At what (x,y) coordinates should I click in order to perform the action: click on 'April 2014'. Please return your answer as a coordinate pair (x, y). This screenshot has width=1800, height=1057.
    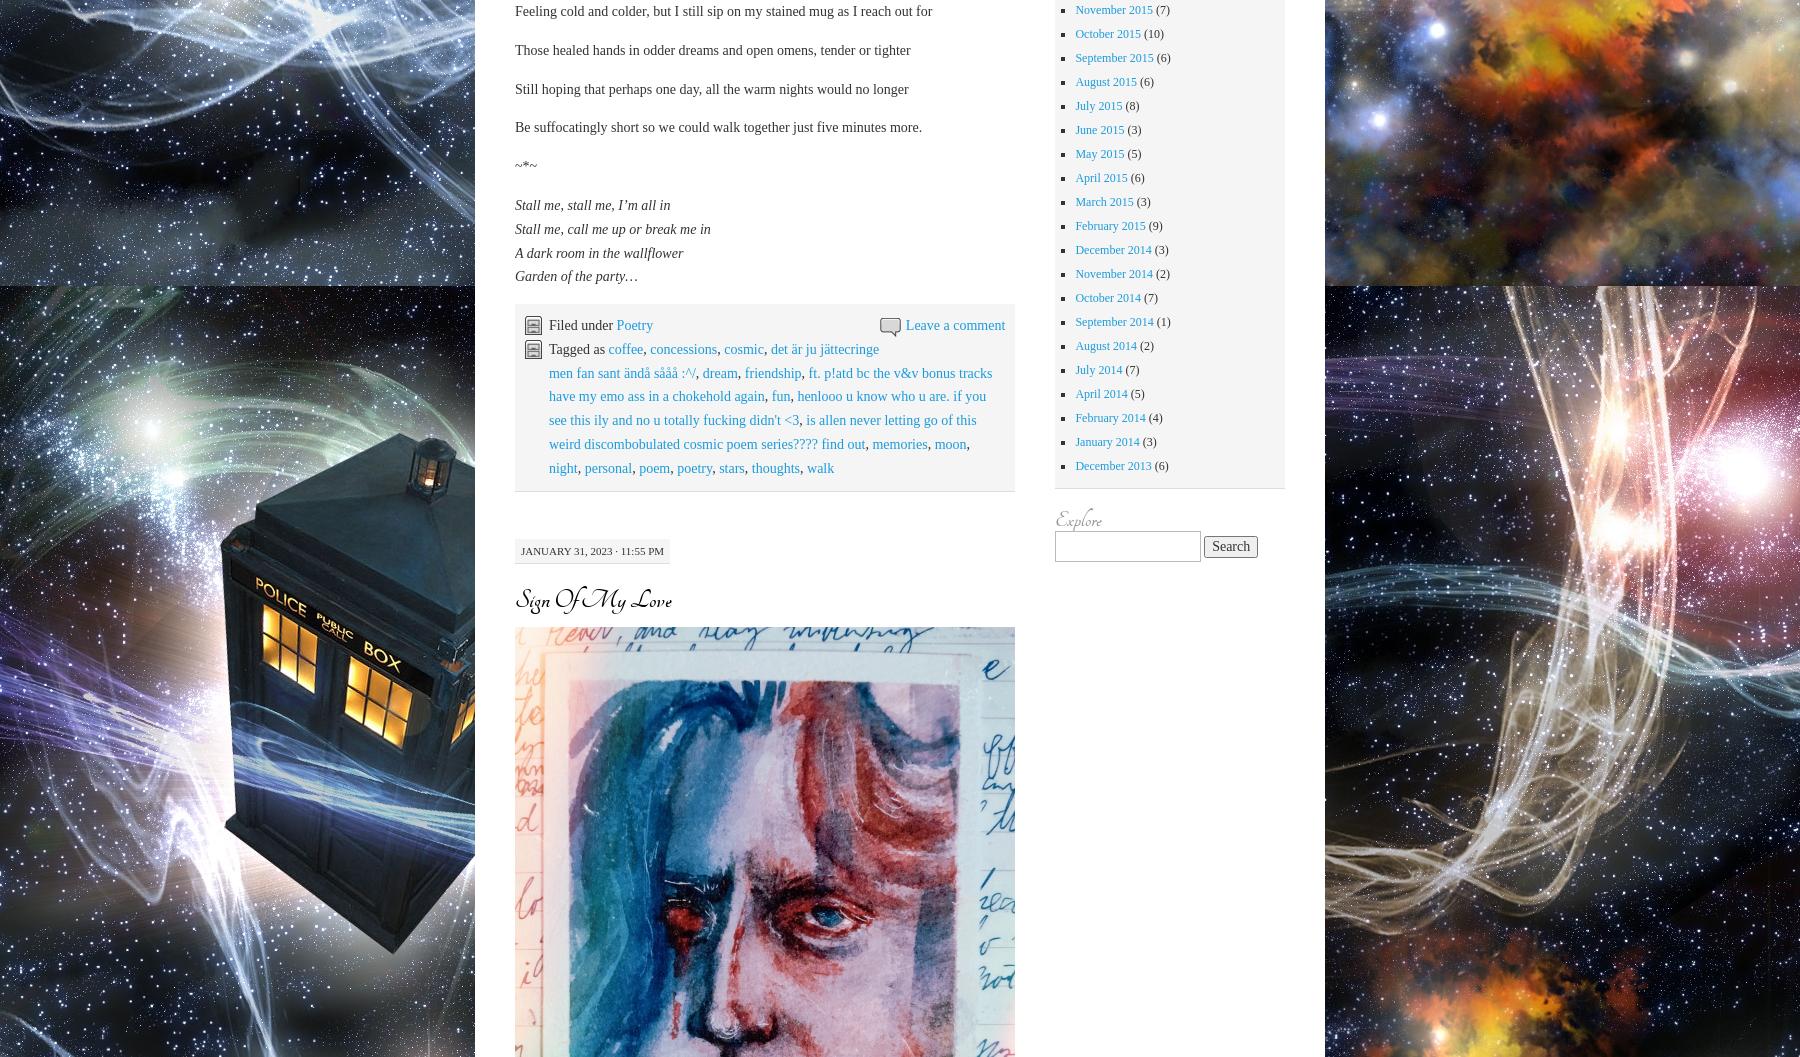
    Looking at the image, I should click on (1074, 393).